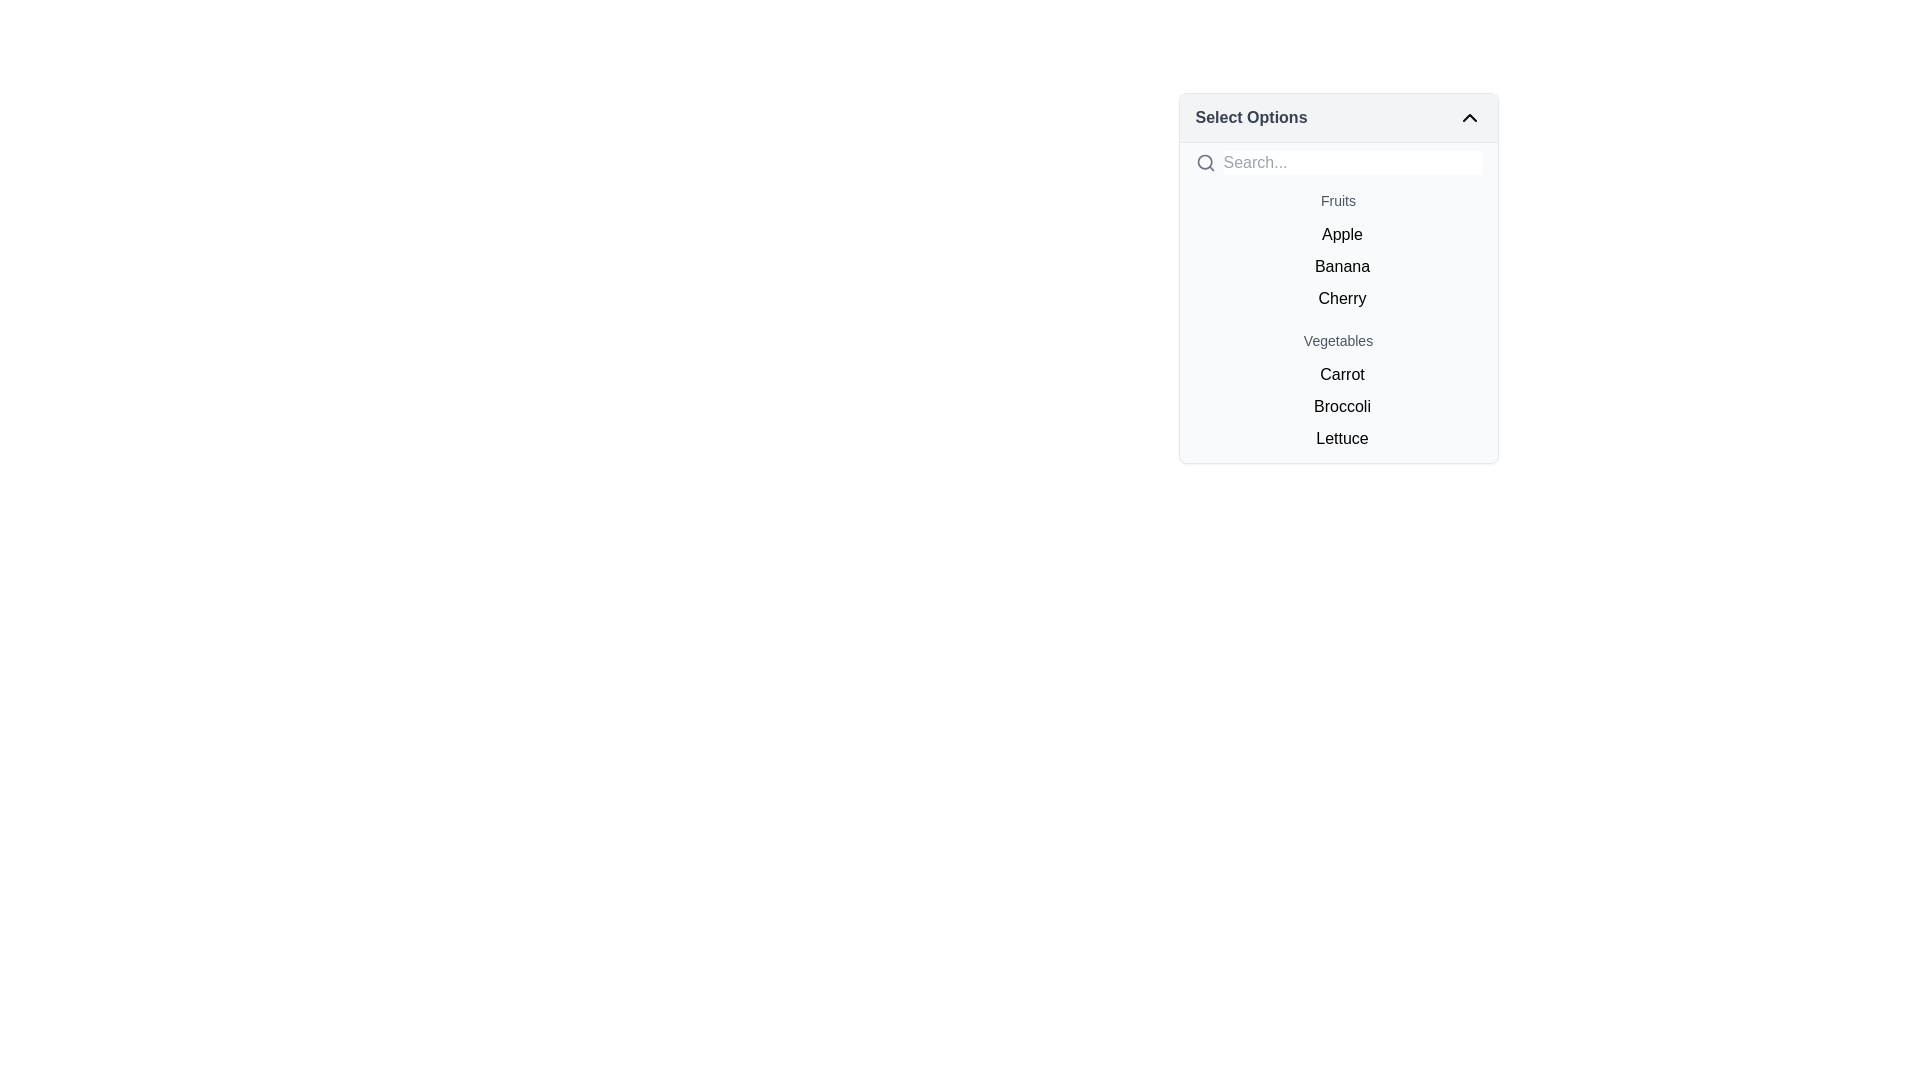  What do you see at coordinates (1250, 118) in the screenshot?
I see `the 'Select Options' text label to focus on the dropdown menu it represents` at bounding box center [1250, 118].